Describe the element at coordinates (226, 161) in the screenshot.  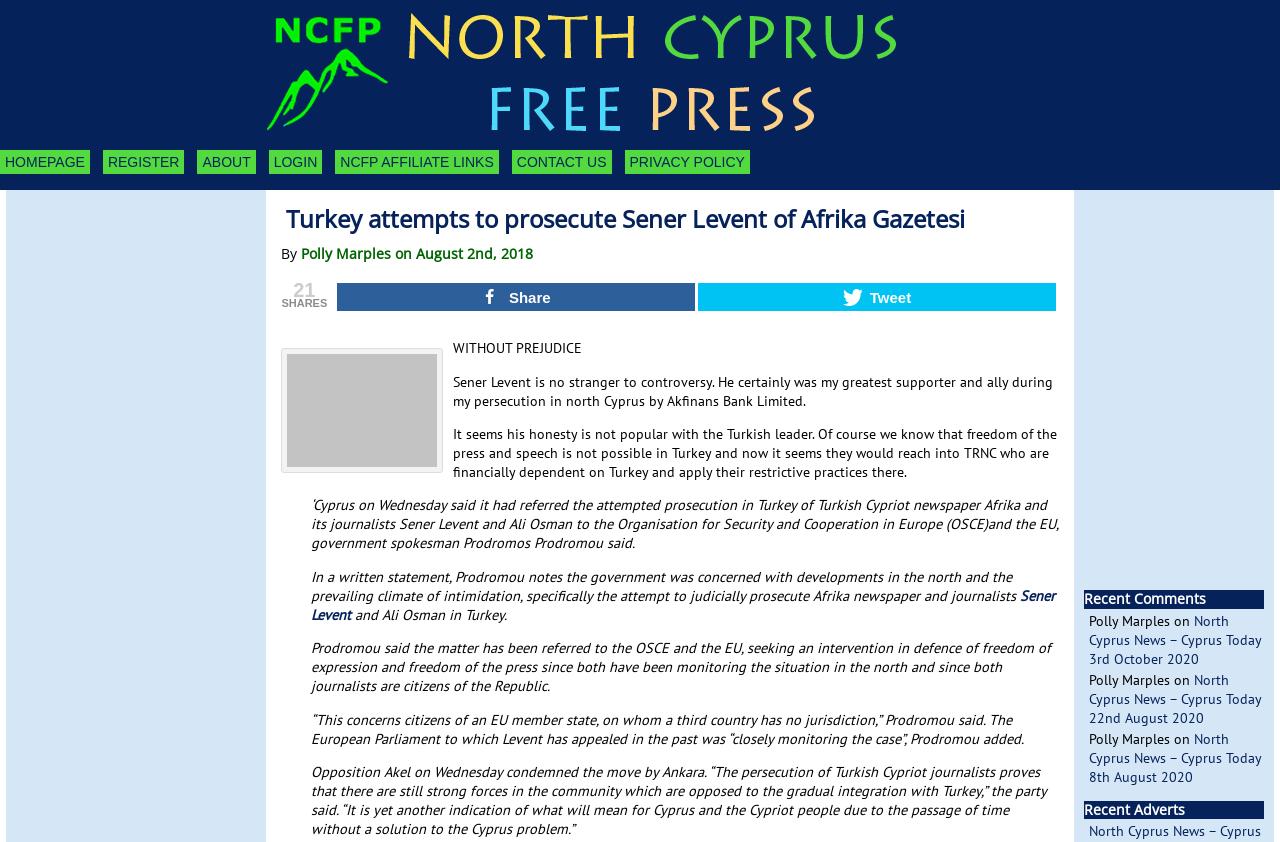
I see `'About'` at that location.